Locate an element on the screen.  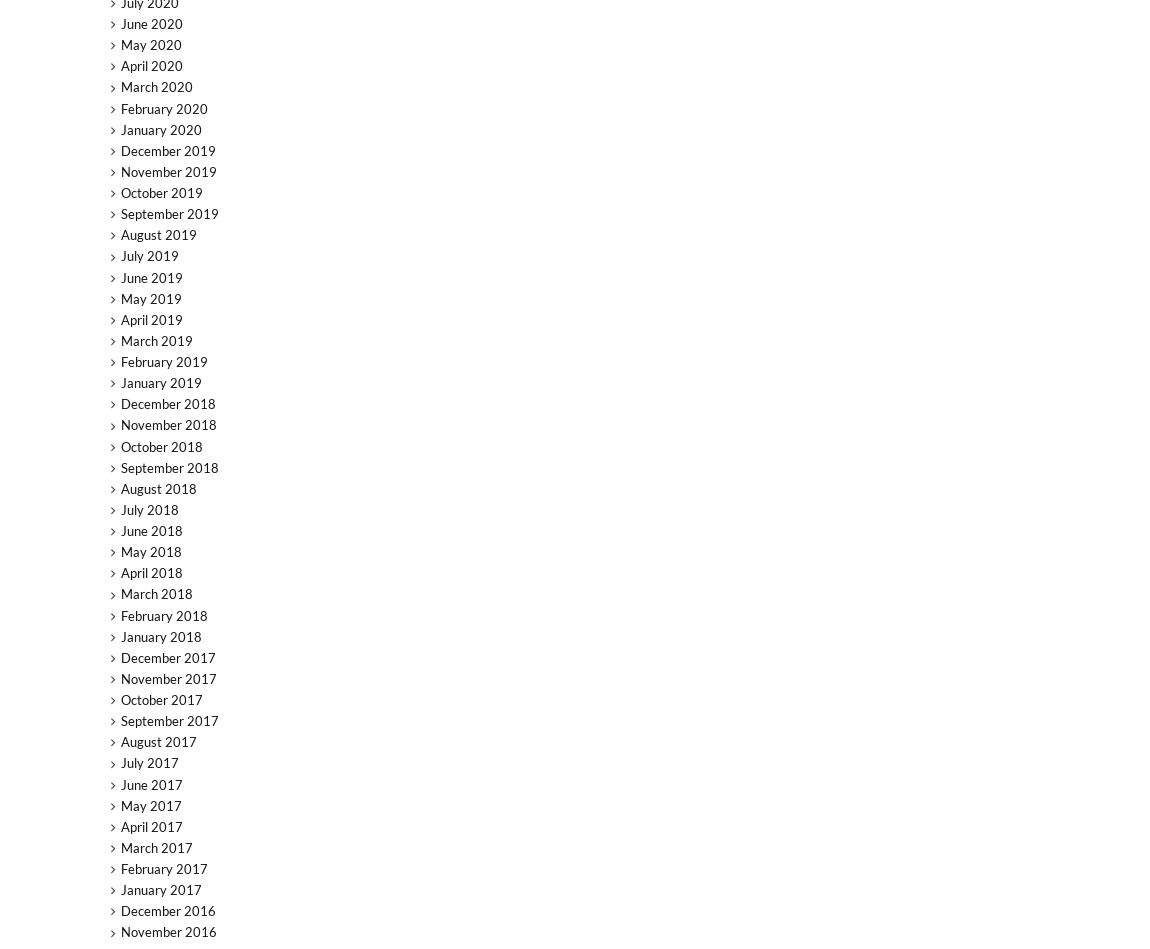
'April 2017' is located at coordinates (149, 825).